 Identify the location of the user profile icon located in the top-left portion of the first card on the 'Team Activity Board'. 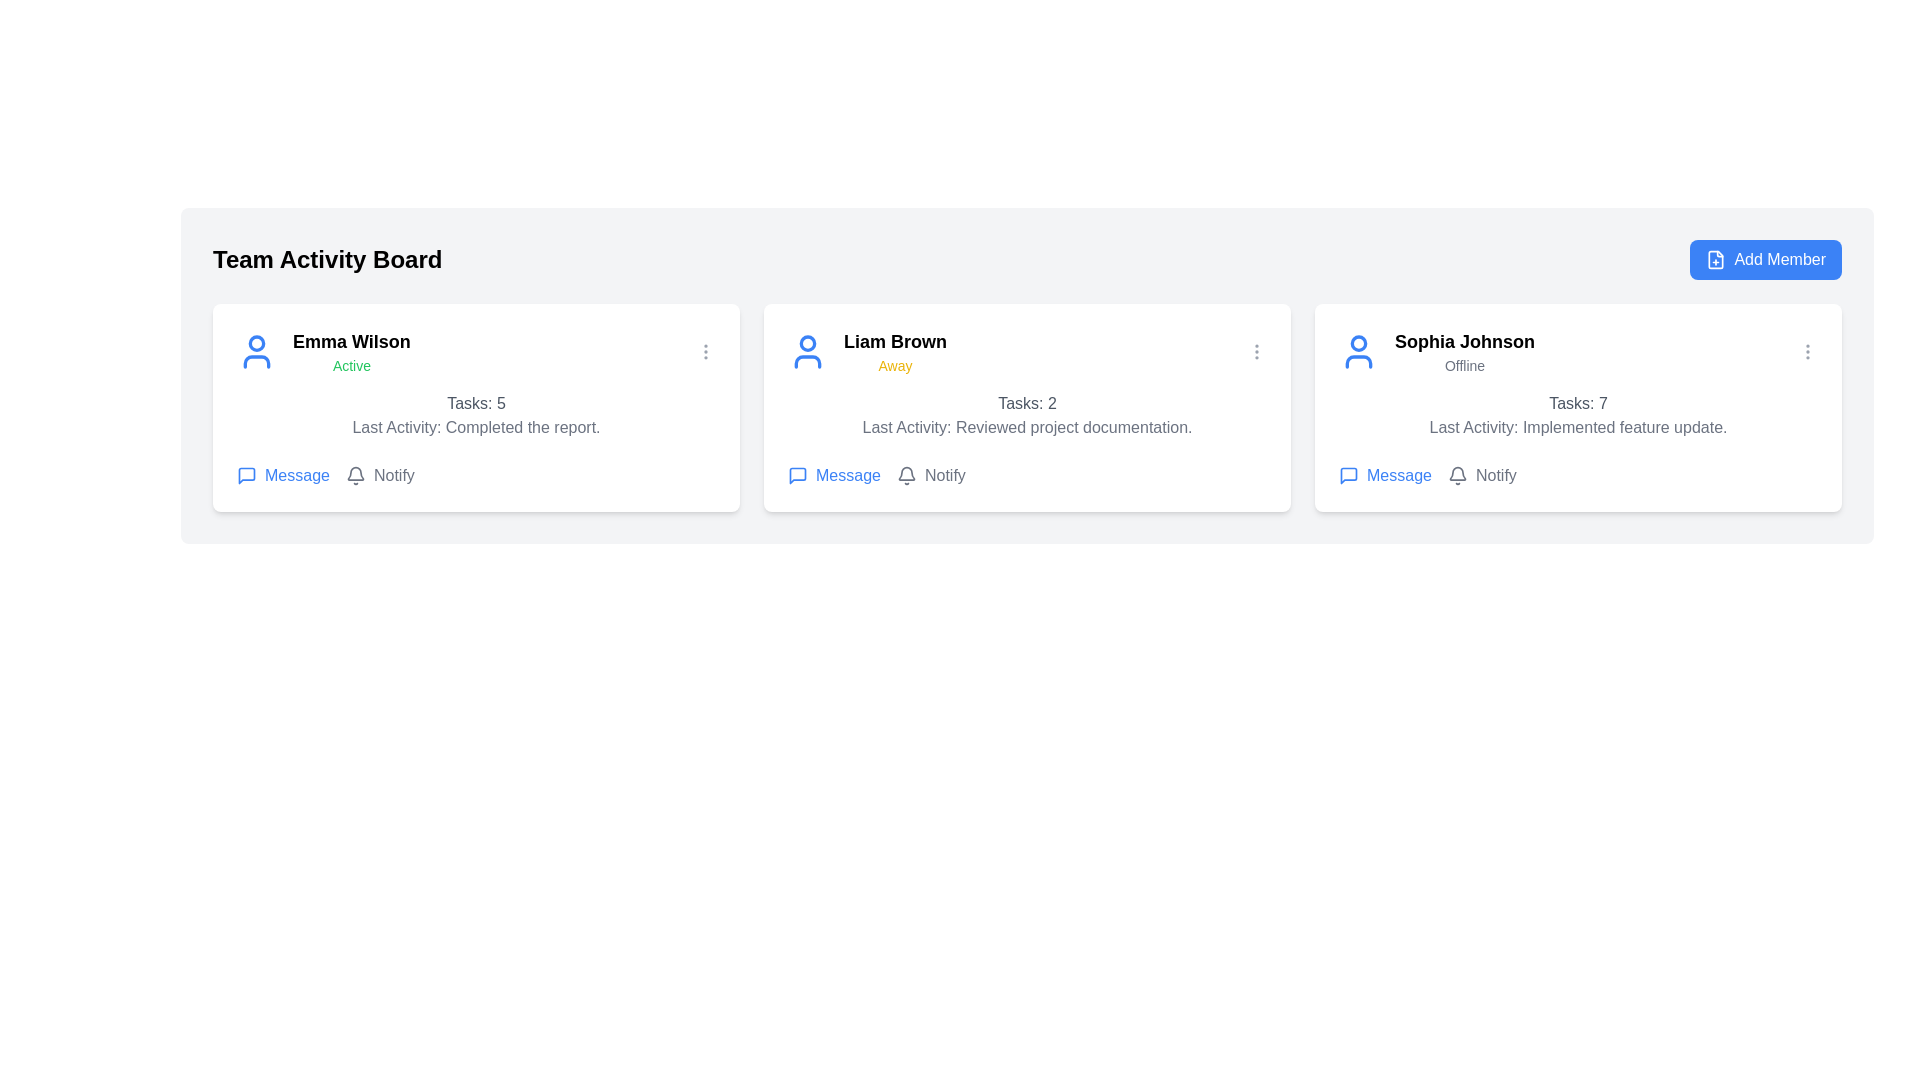
(256, 350).